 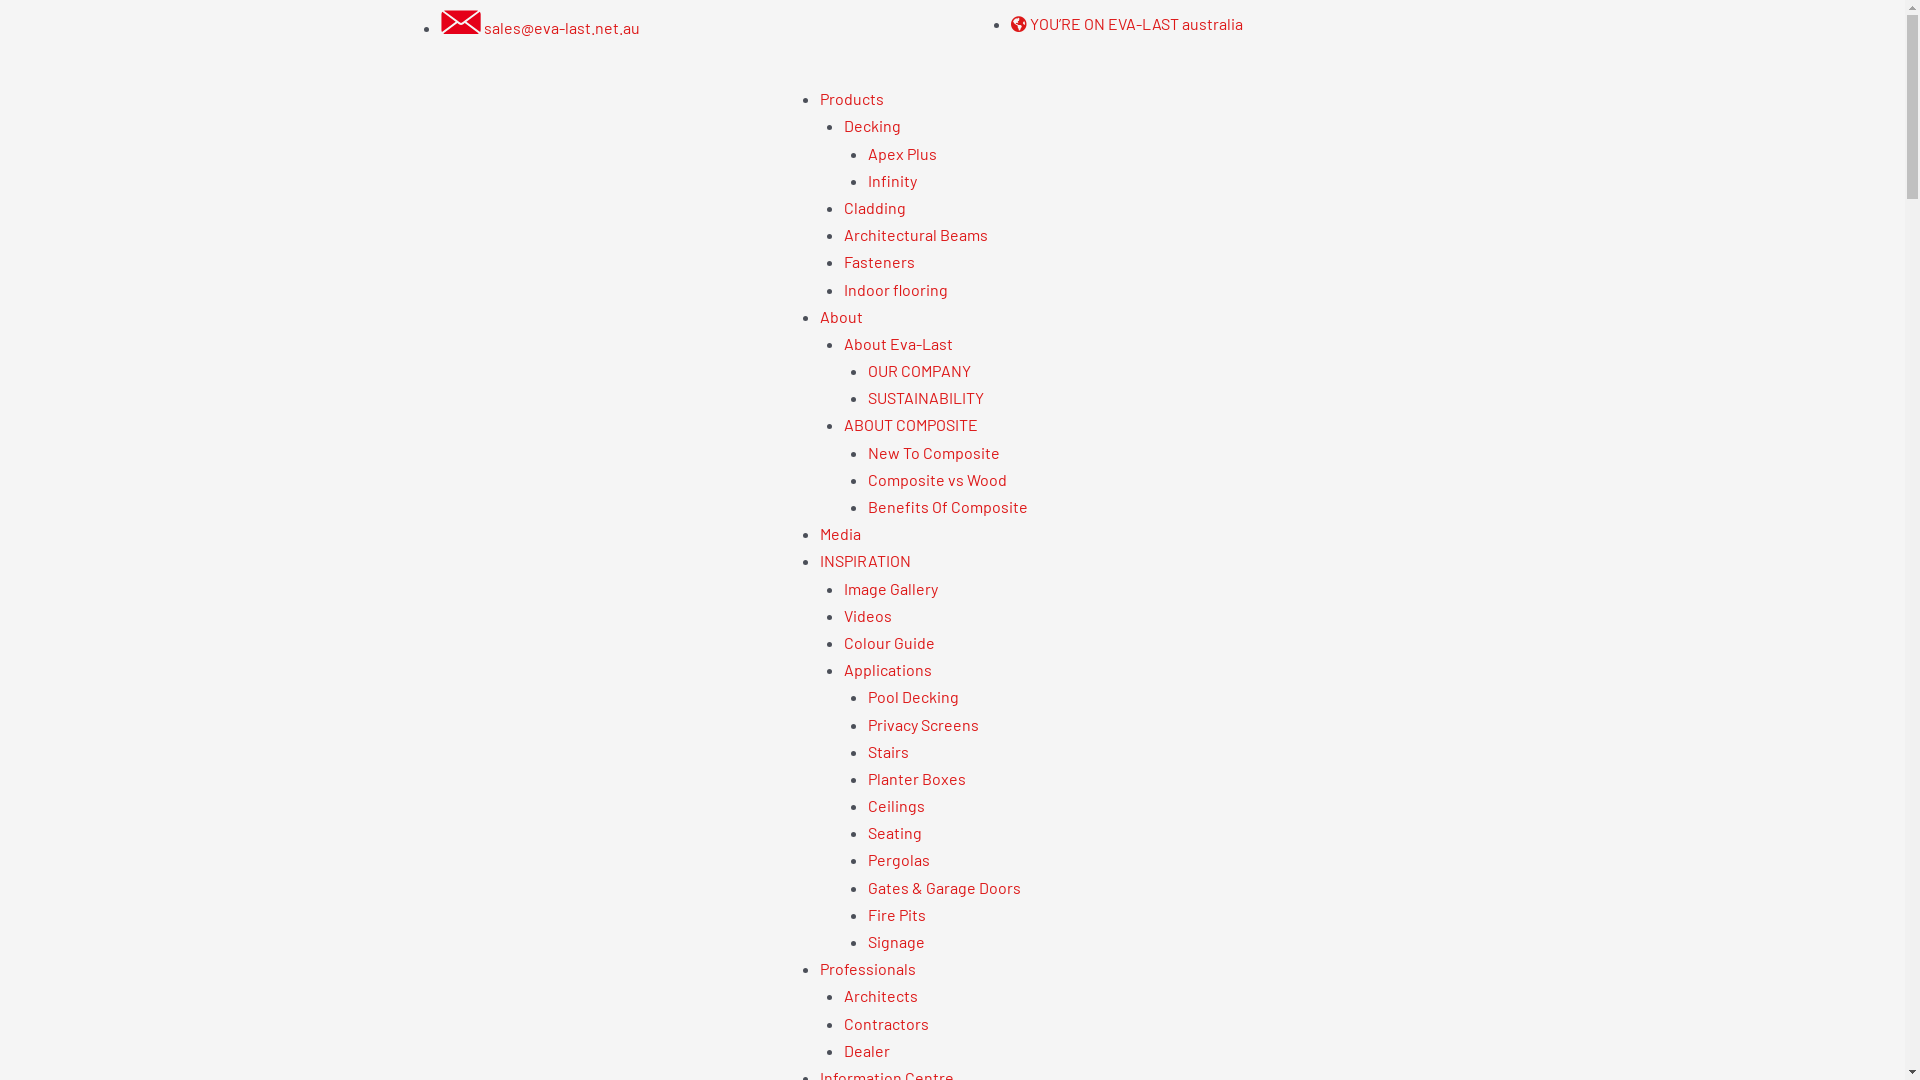 I want to click on 'Indoor flooring', so click(x=895, y=289).